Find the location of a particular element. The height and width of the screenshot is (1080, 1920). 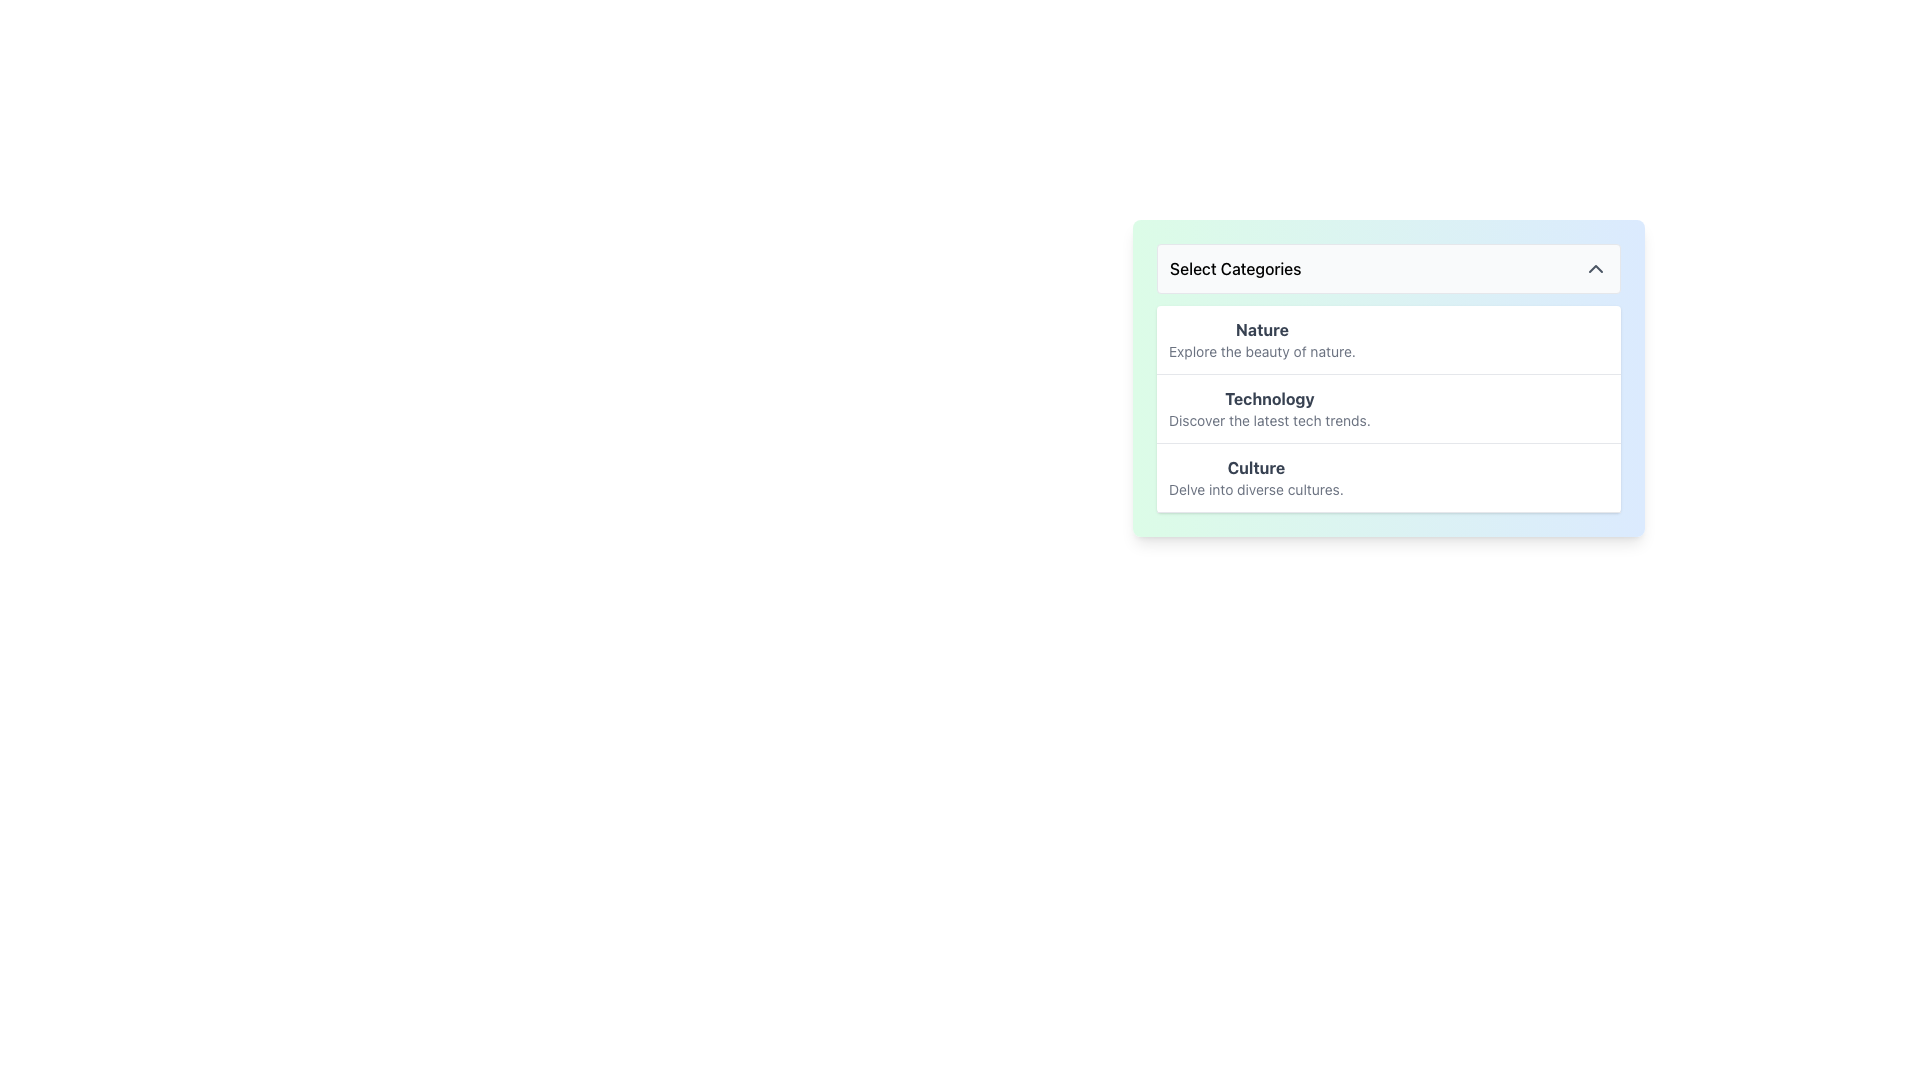

the text block labeled 'Technology' that includes the title and caption is located at coordinates (1268, 407).